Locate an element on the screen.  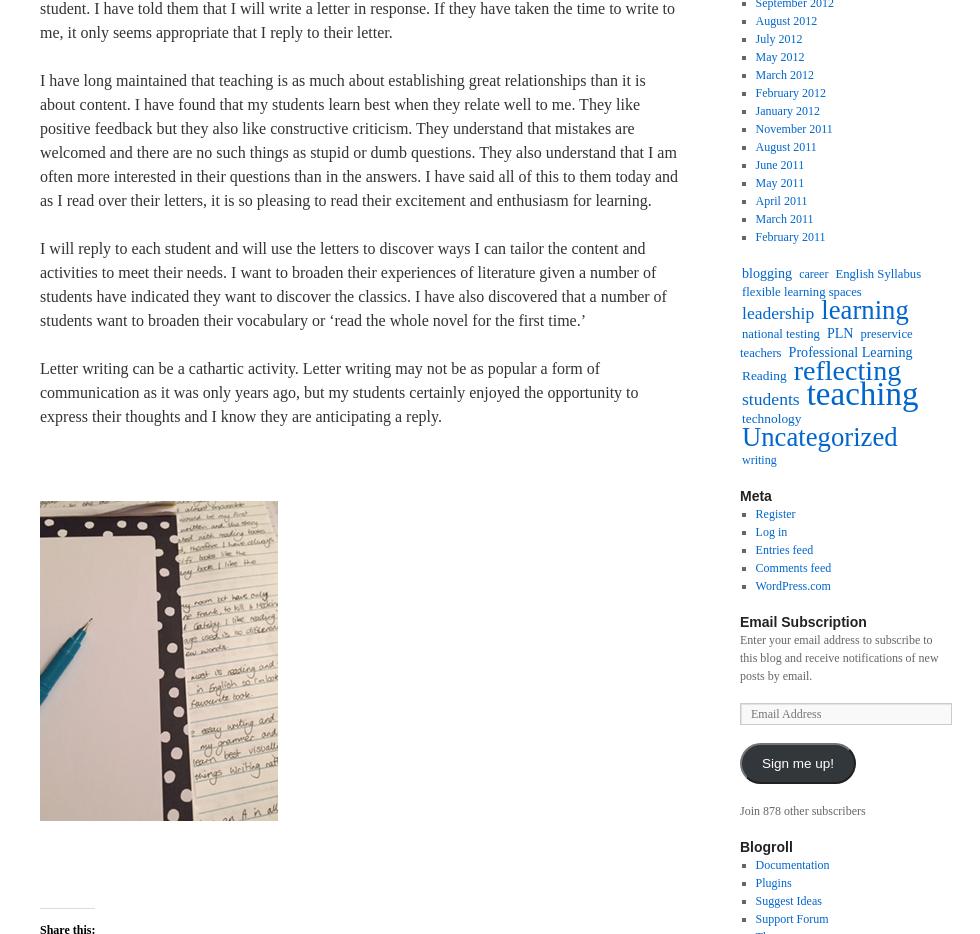
'Enter your email address to subscribe to this blog and receive notifications of new posts by email.' is located at coordinates (838, 657).